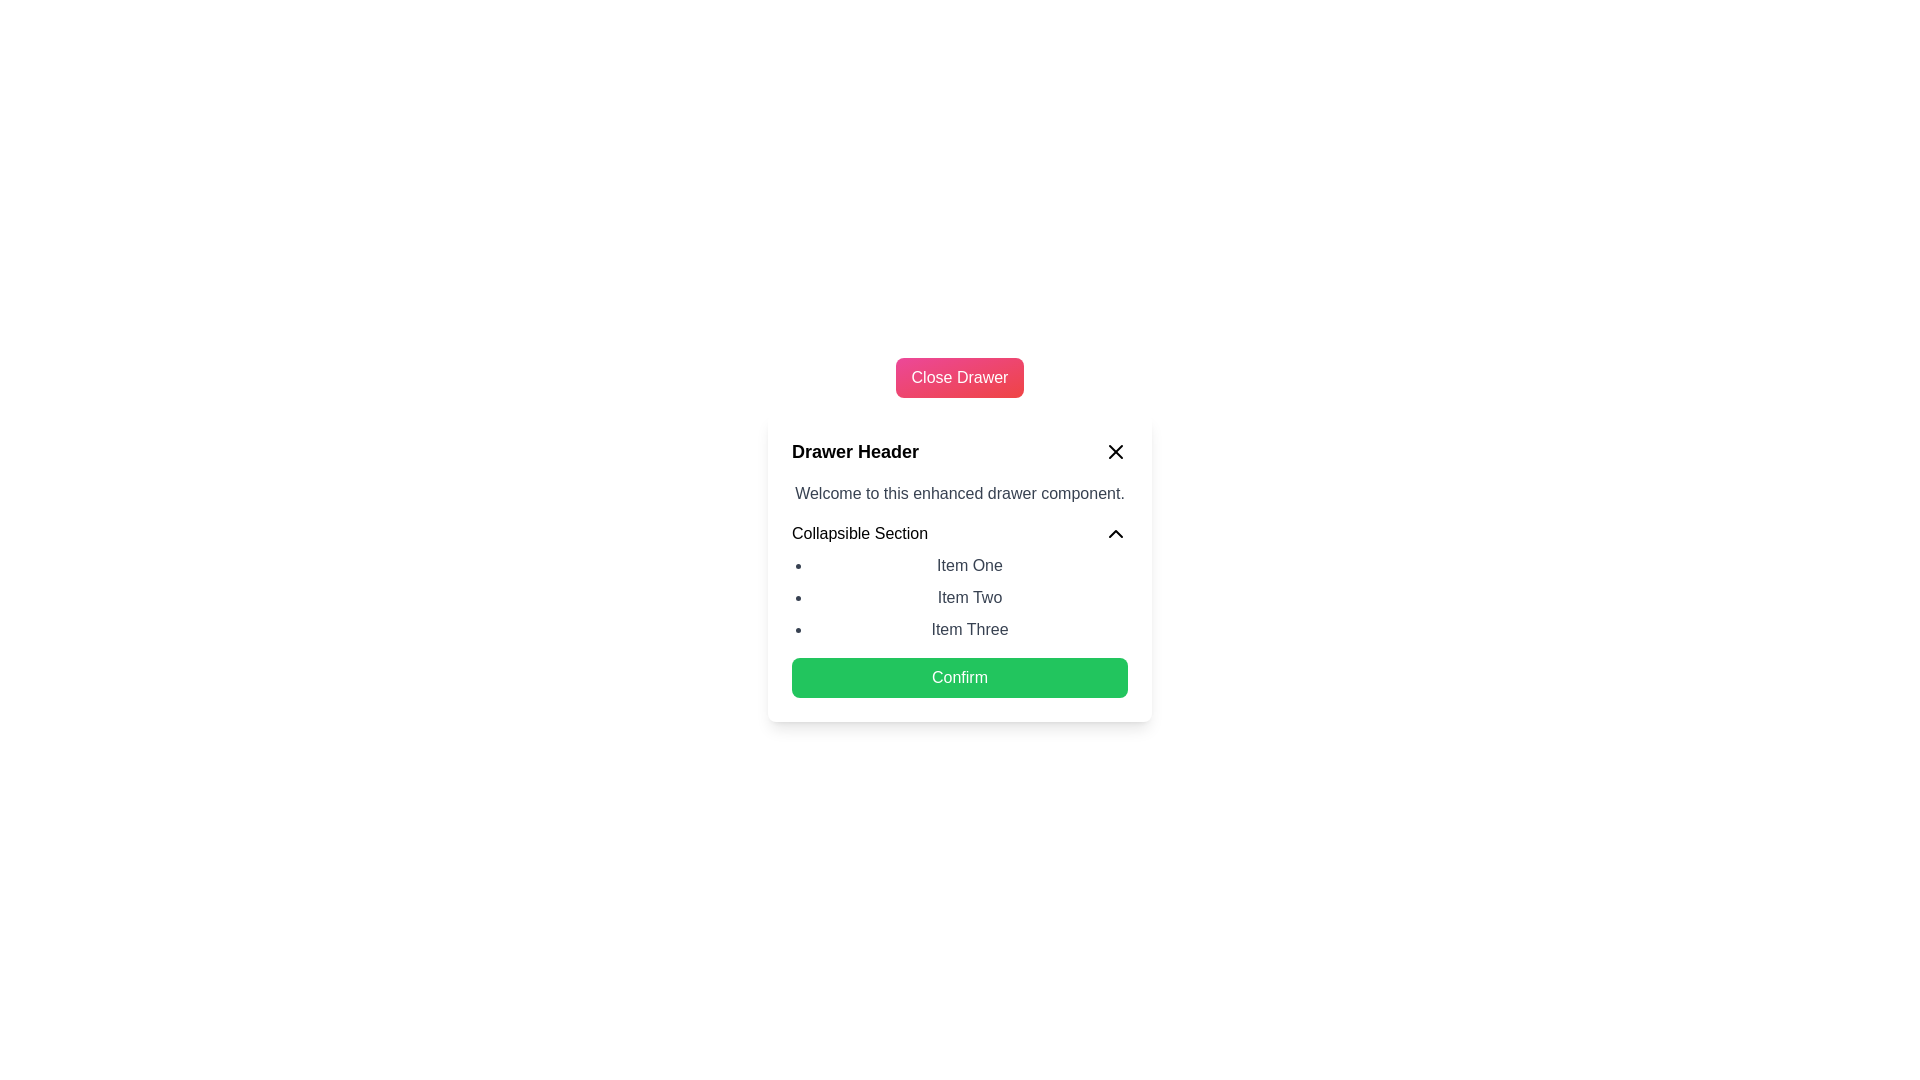 The width and height of the screenshot is (1920, 1080). I want to click on 'Item One' from the collapsible section labeled 'Collapsible Section' within the drawer interface, so click(960, 582).